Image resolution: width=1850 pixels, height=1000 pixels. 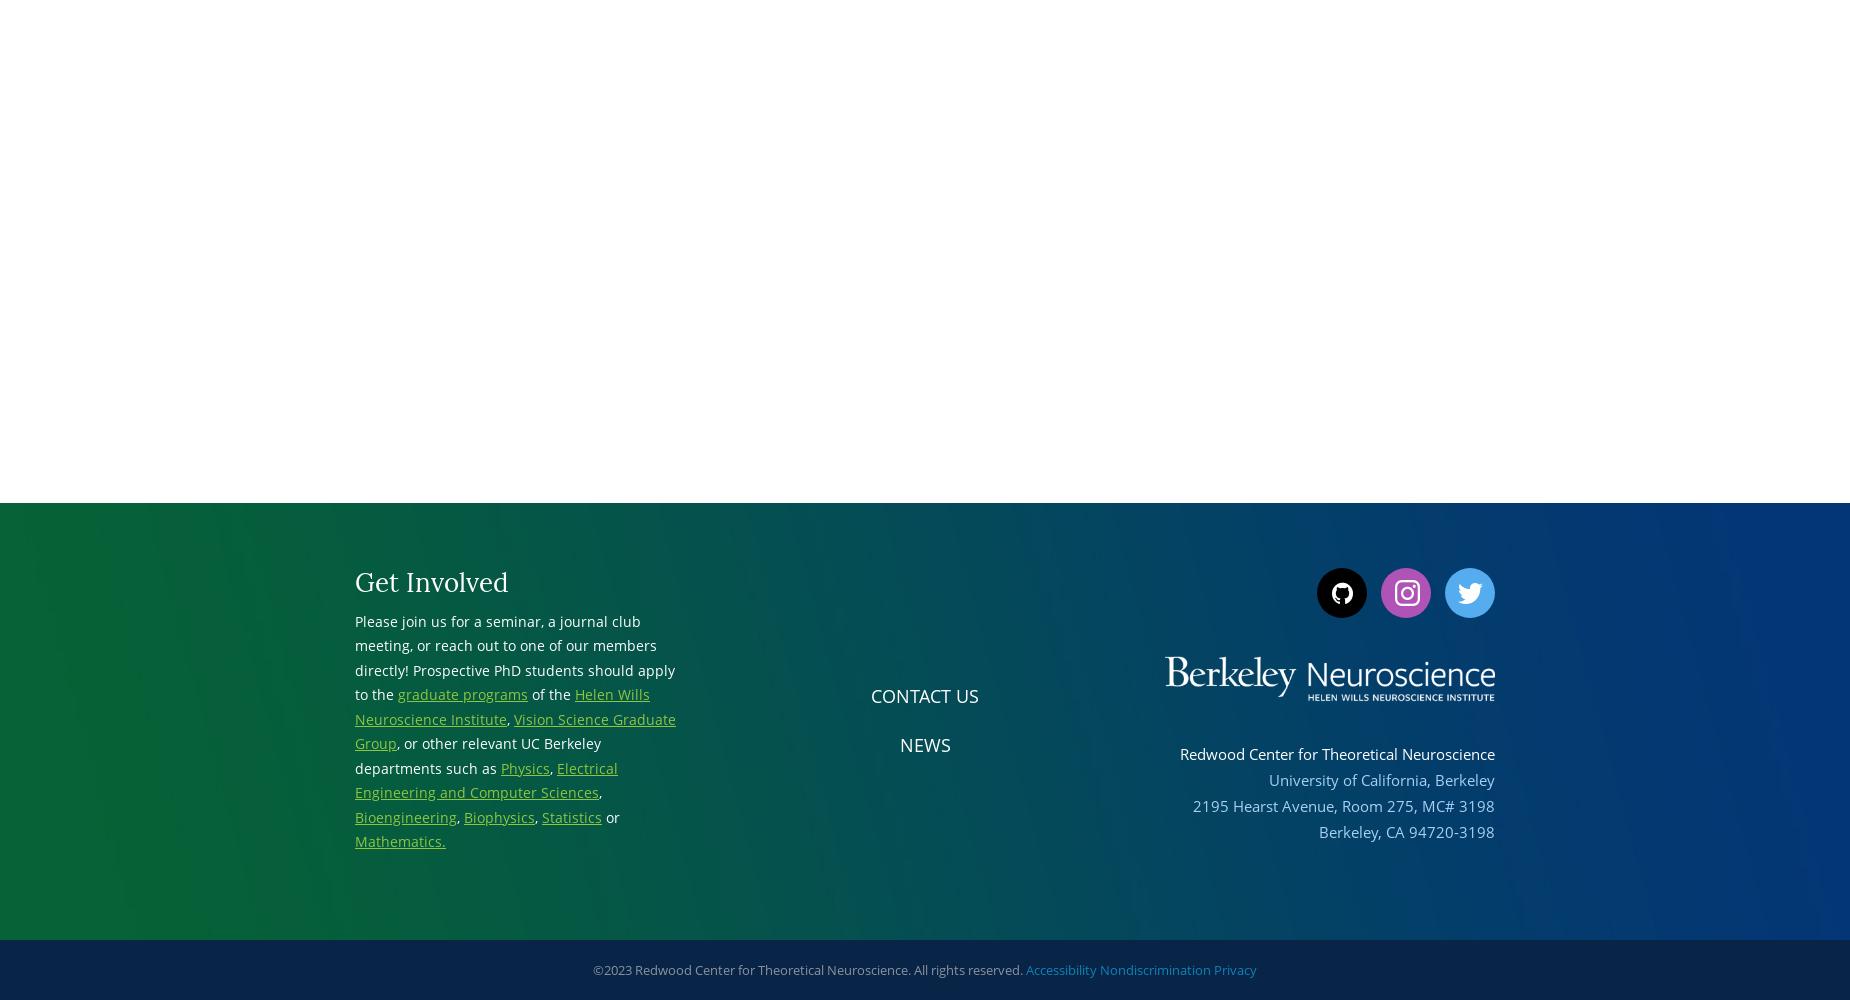 What do you see at coordinates (1343, 806) in the screenshot?
I see `'2195 Hearst Avenue, Room 275, MC# 3198'` at bounding box center [1343, 806].